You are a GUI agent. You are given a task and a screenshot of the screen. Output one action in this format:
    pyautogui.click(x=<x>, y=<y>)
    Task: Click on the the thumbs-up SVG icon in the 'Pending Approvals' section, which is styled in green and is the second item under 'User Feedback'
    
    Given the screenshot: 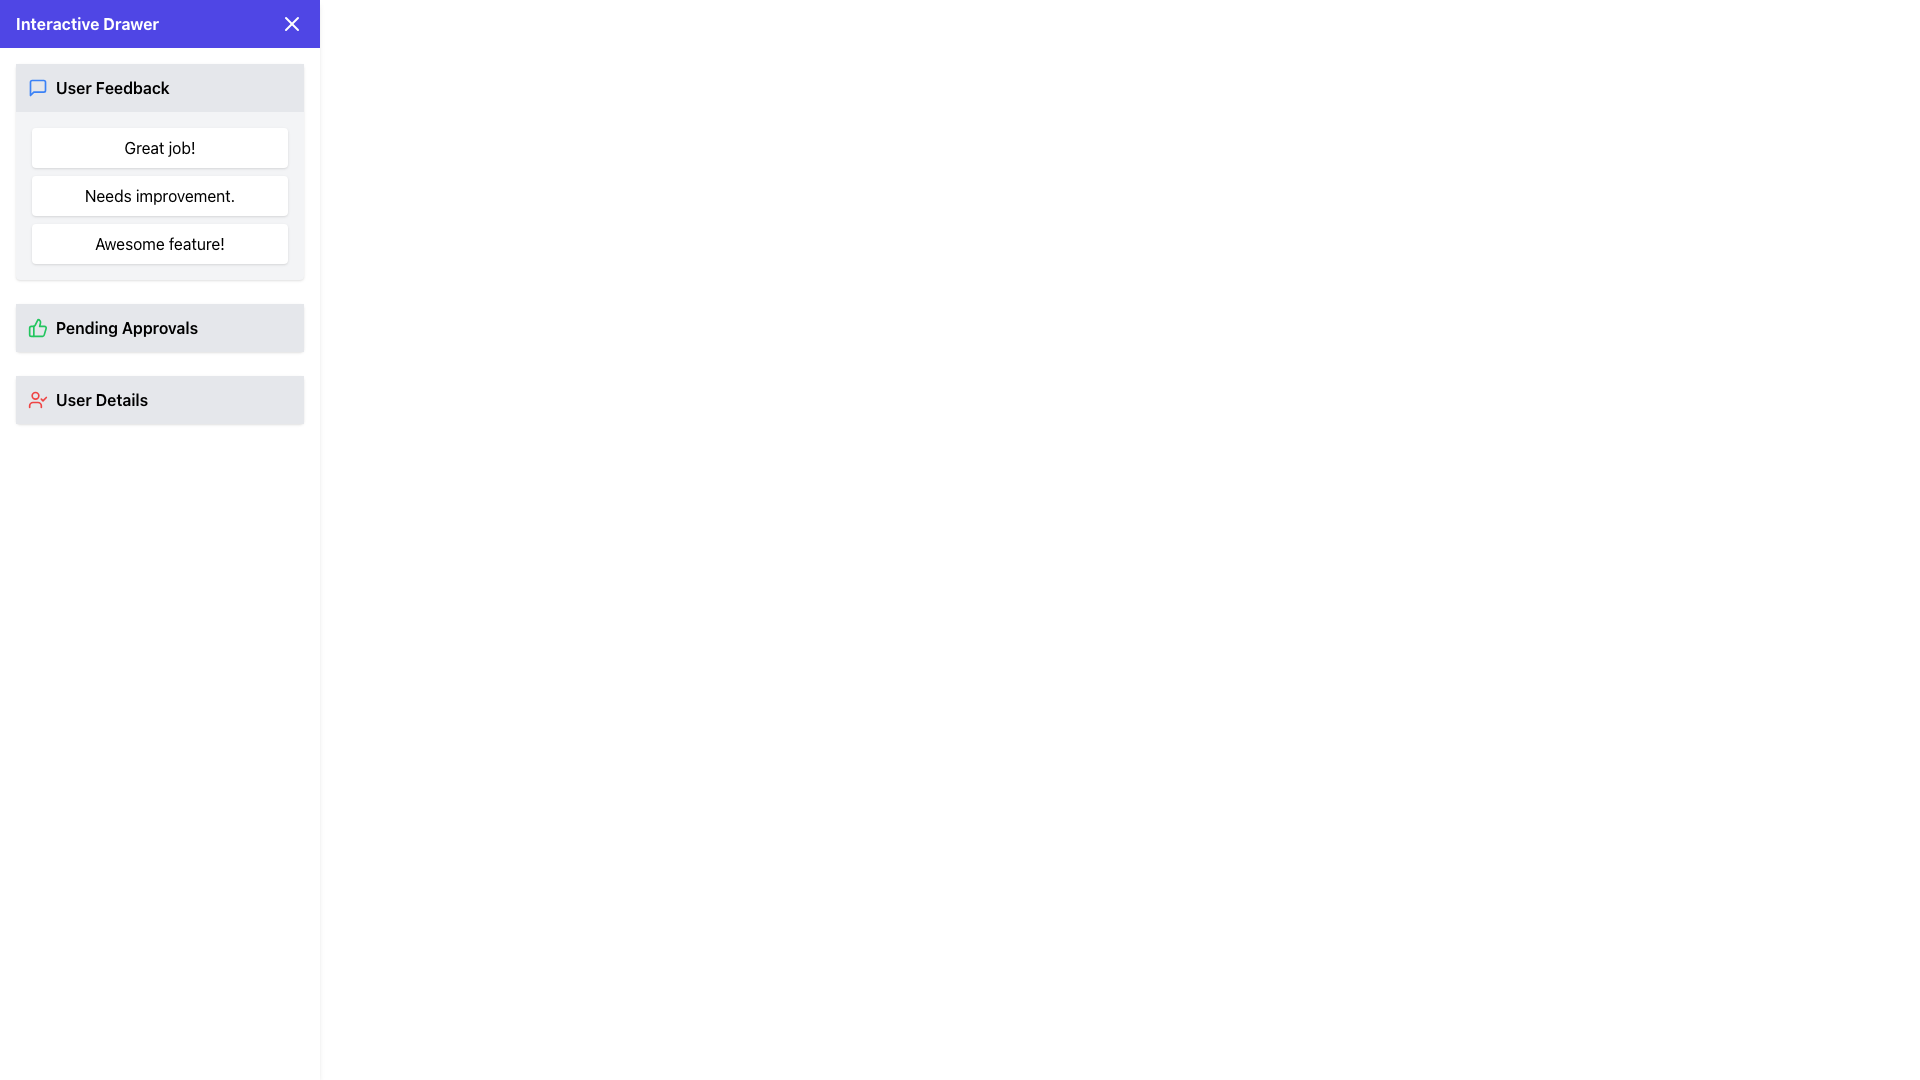 What is the action you would take?
    pyautogui.click(x=38, y=326)
    